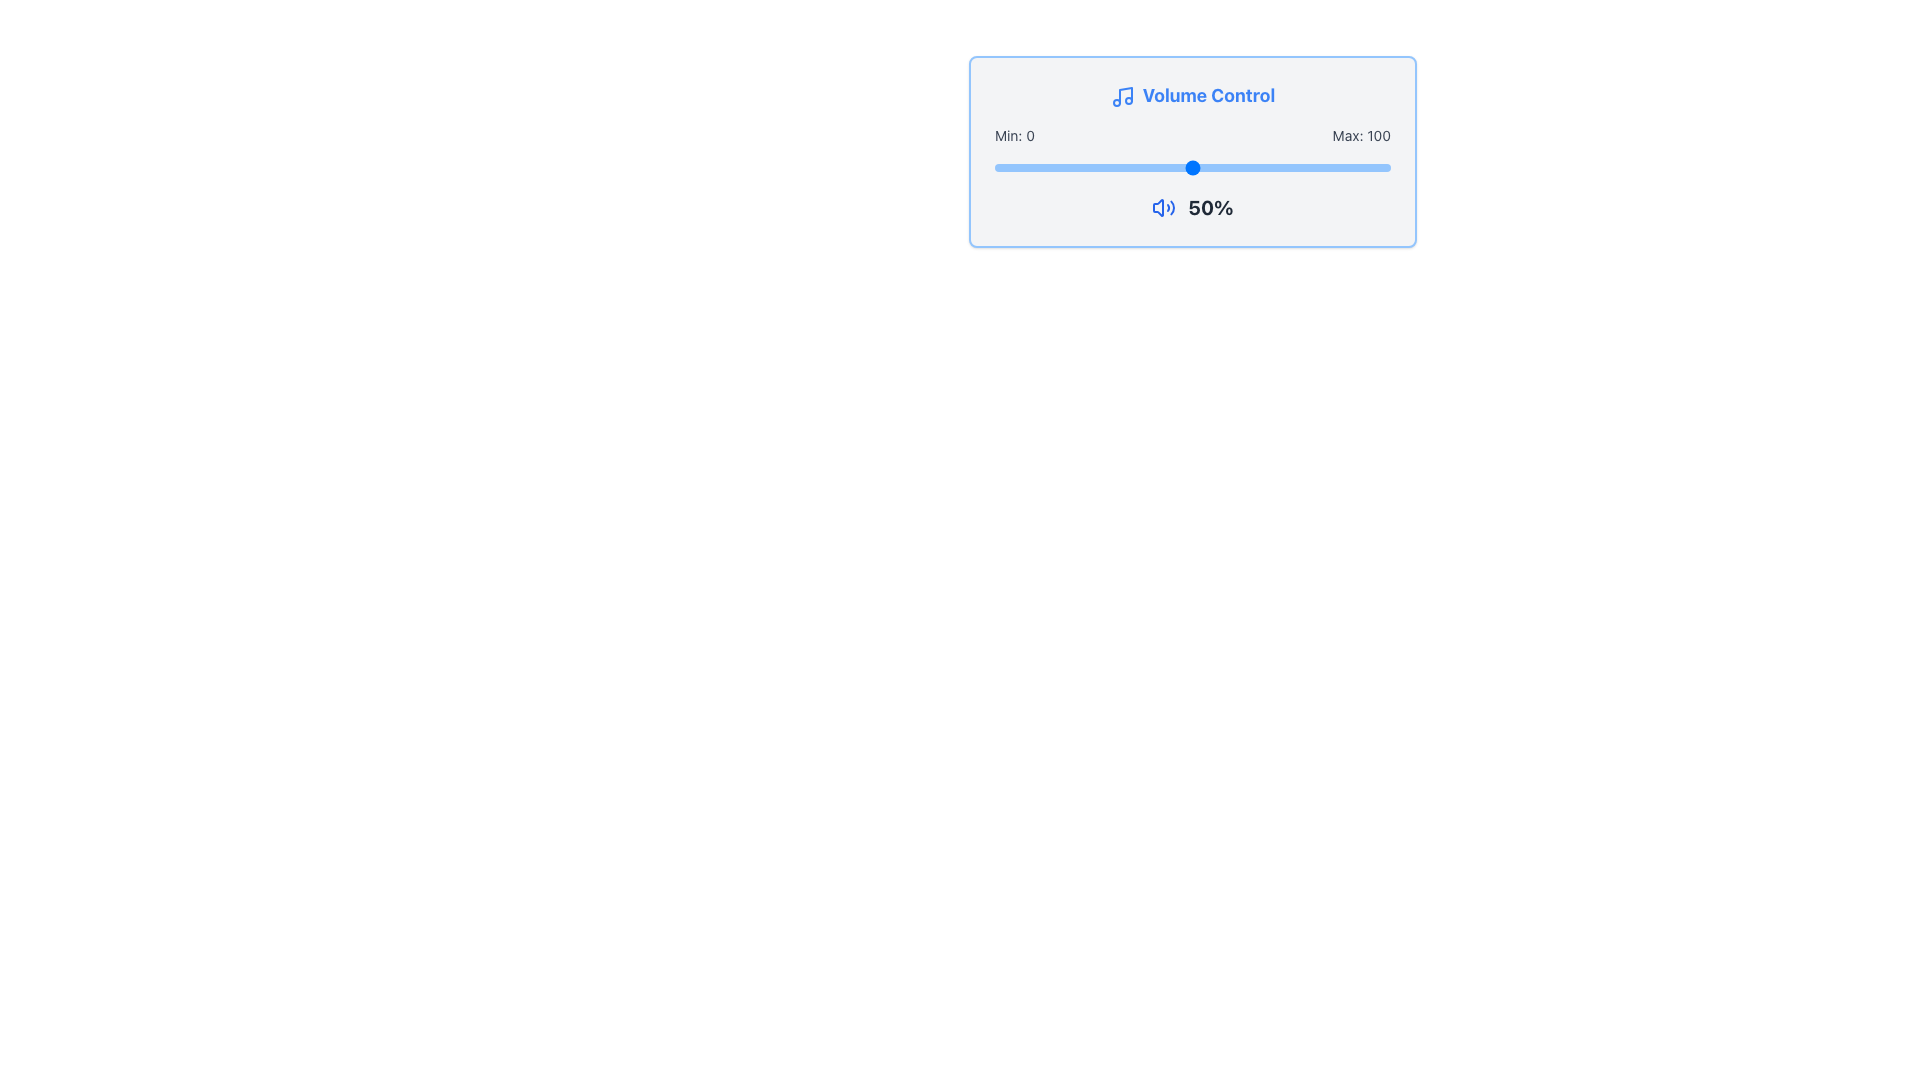  Describe the element at coordinates (1299, 167) in the screenshot. I see `the slider` at that location.